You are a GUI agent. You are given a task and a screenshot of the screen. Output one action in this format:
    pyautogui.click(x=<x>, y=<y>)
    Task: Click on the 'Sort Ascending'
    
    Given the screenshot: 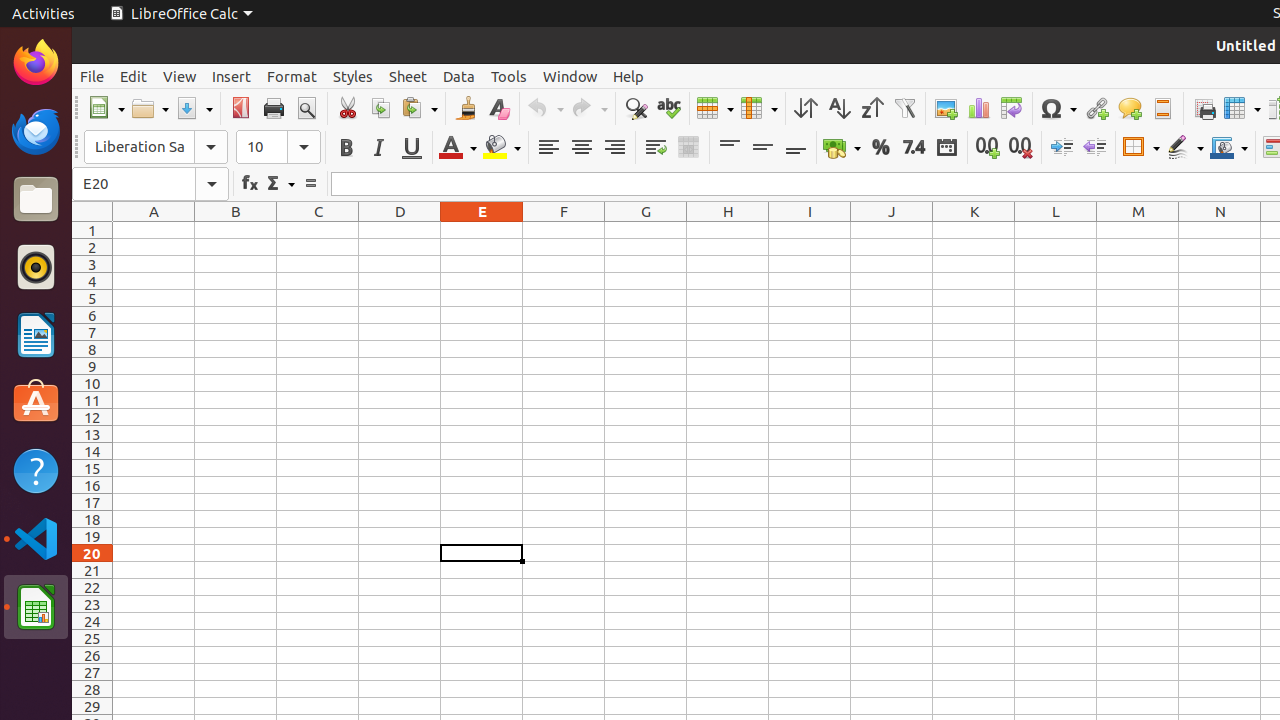 What is the action you would take?
    pyautogui.click(x=838, y=108)
    